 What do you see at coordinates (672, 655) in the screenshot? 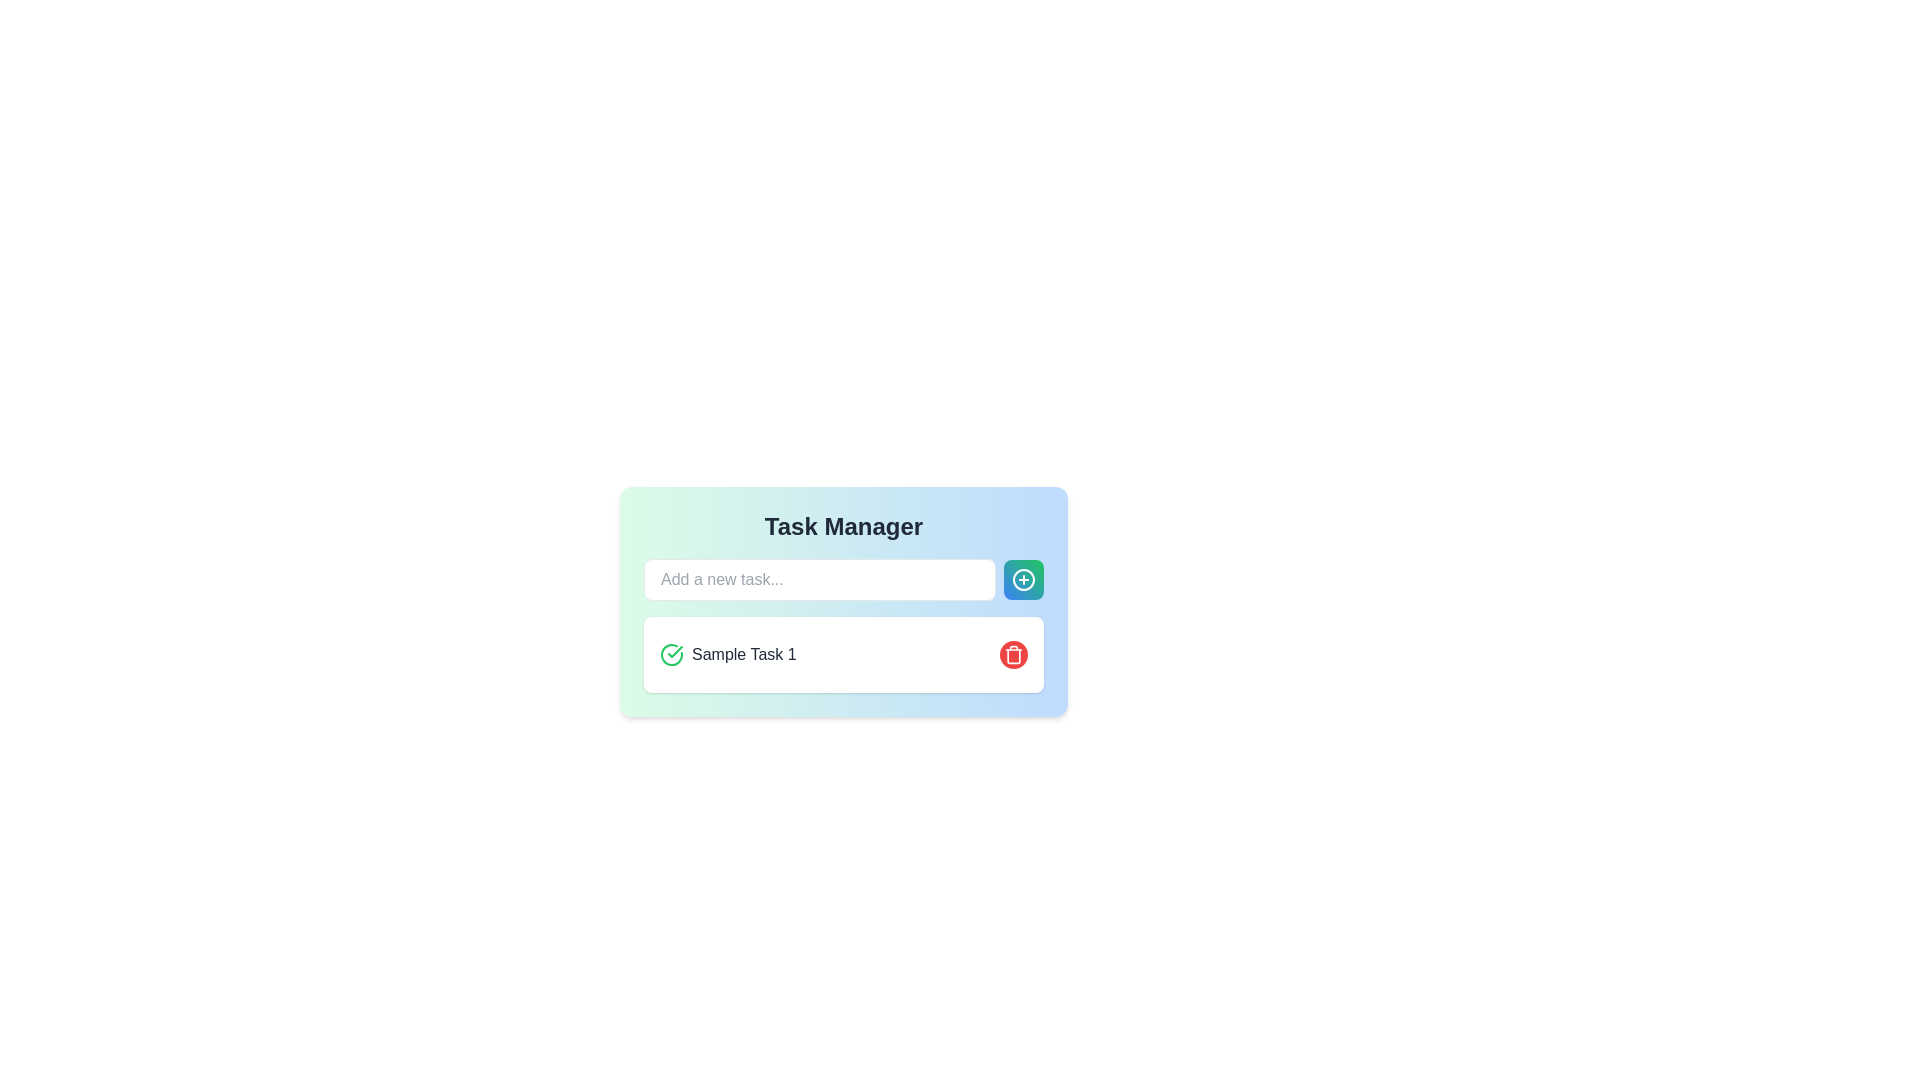
I see `the status indicator icon/button for 'Sample Task 1'` at bounding box center [672, 655].